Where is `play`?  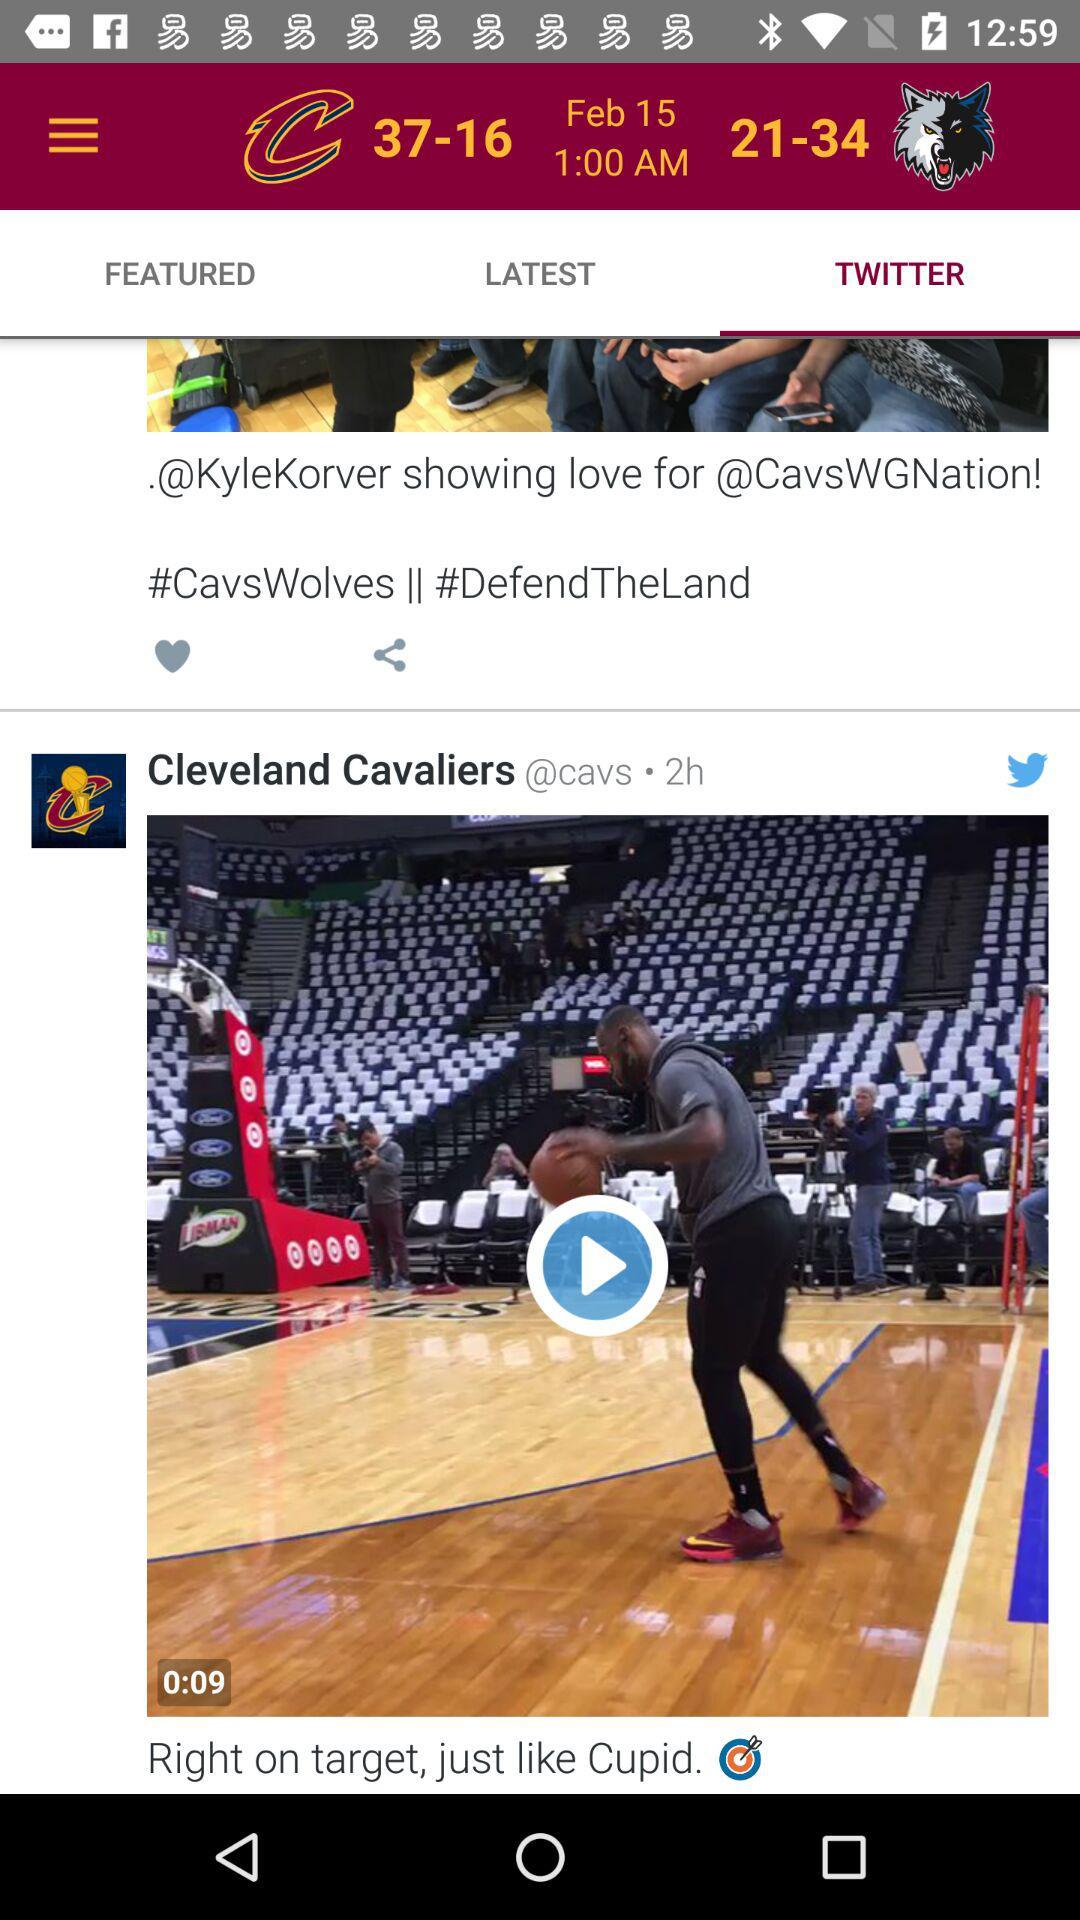 play is located at coordinates (596, 1265).